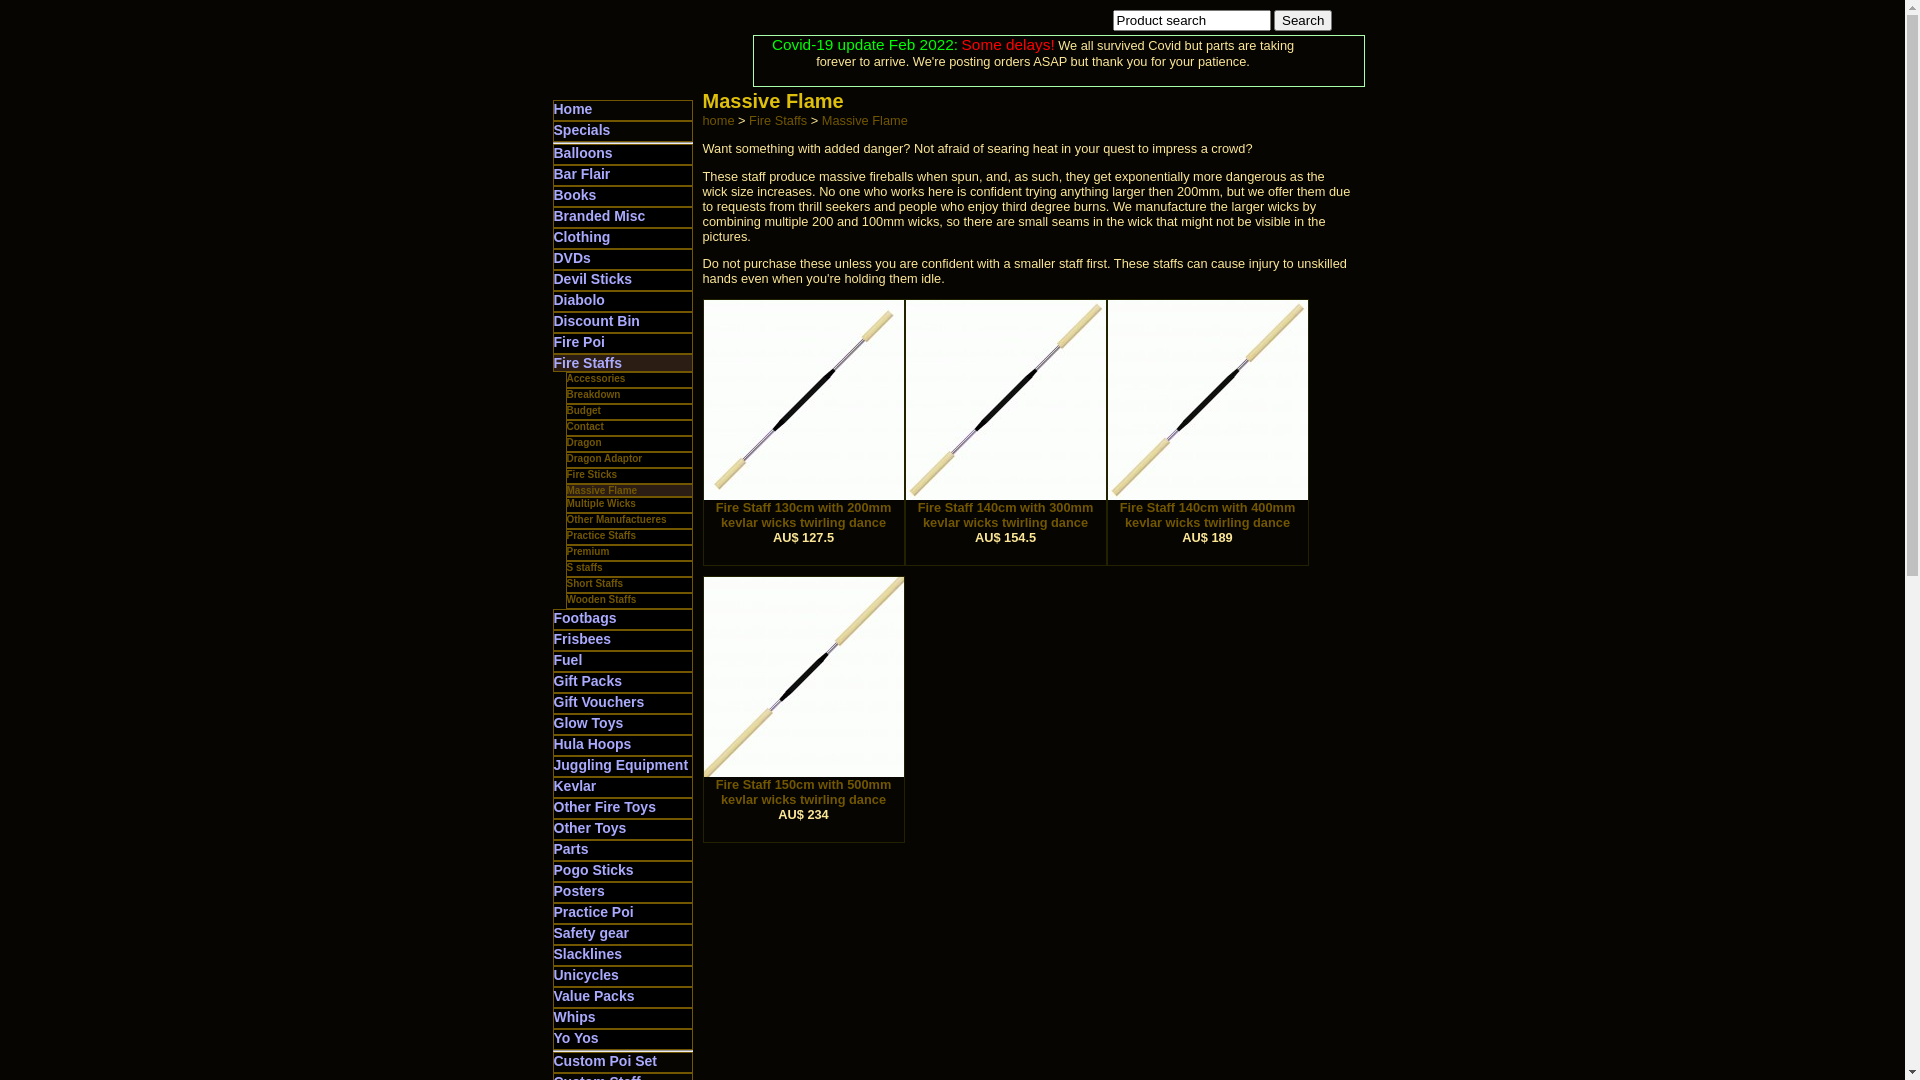  What do you see at coordinates (585, 974) in the screenshot?
I see `'Unicycles'` at bounding box center [585, 974].